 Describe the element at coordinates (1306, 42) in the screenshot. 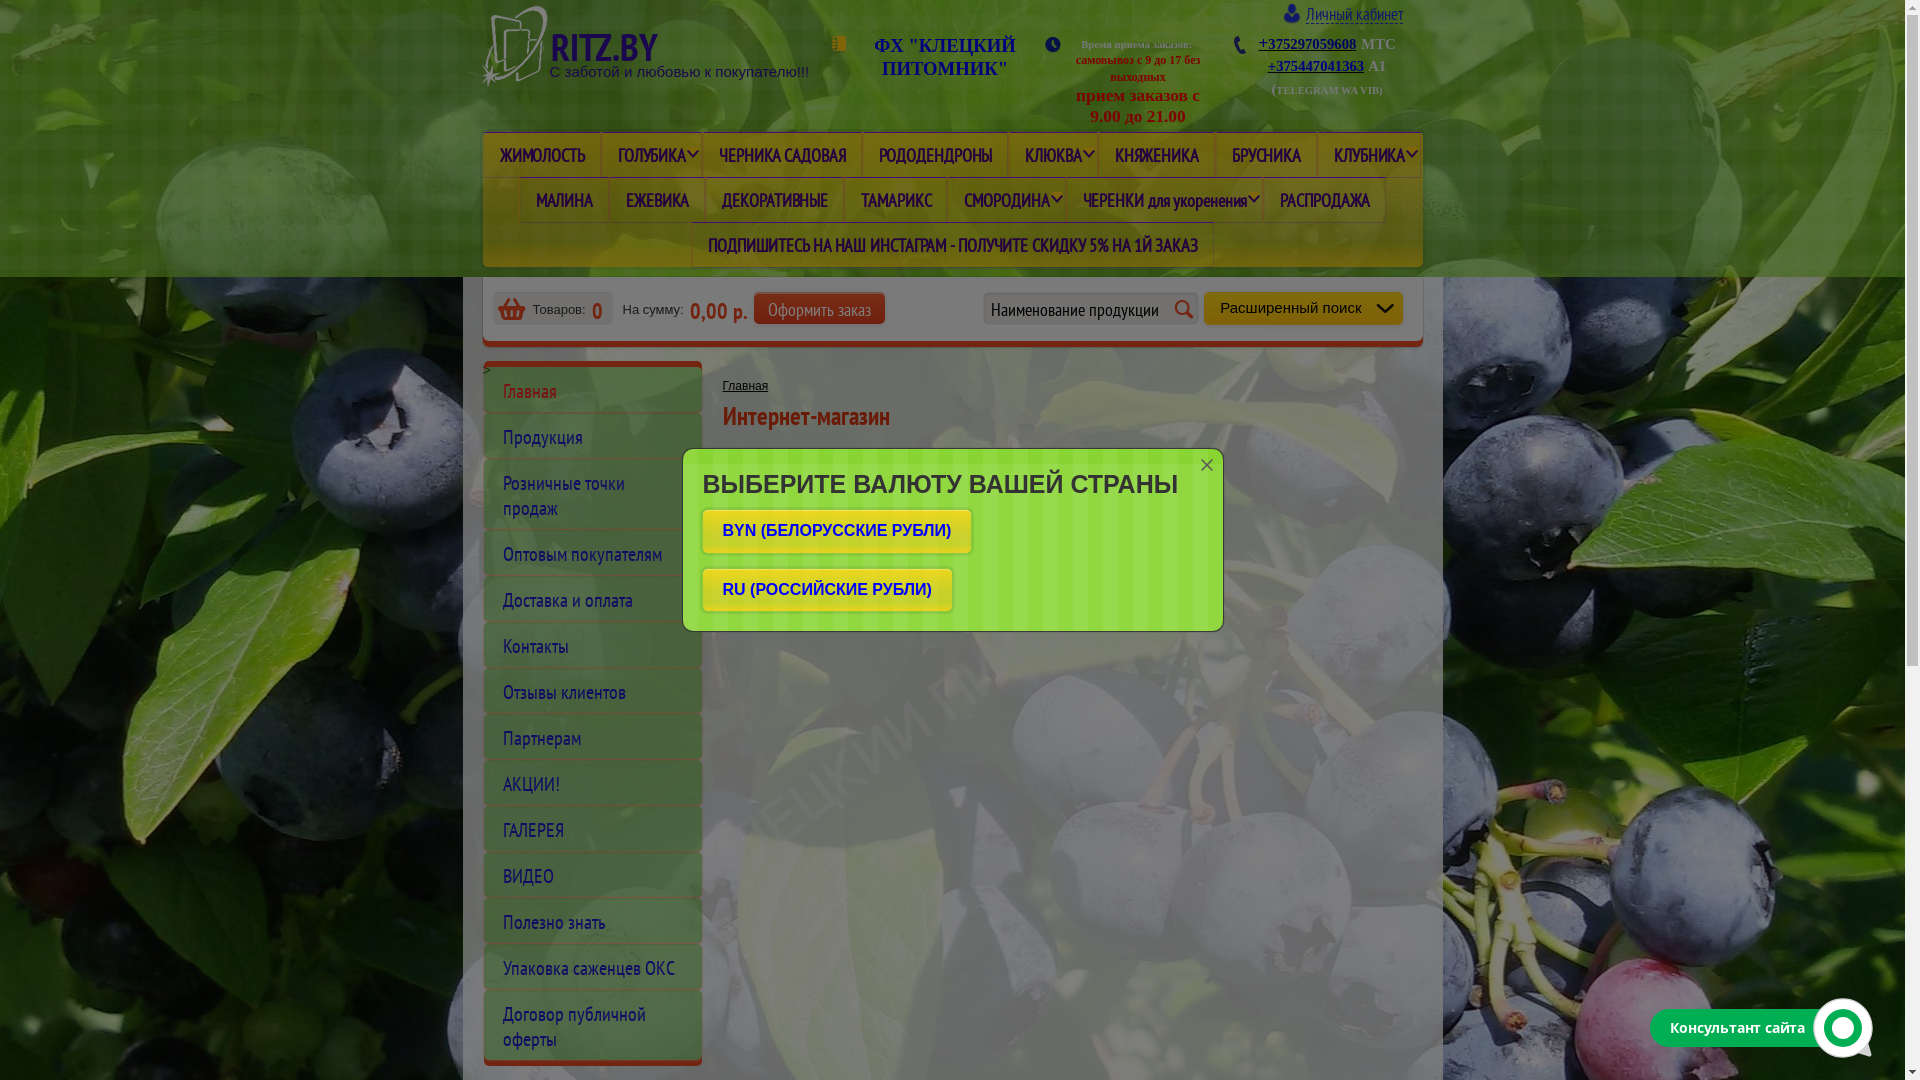

I see `'+375297059608'` at that location.